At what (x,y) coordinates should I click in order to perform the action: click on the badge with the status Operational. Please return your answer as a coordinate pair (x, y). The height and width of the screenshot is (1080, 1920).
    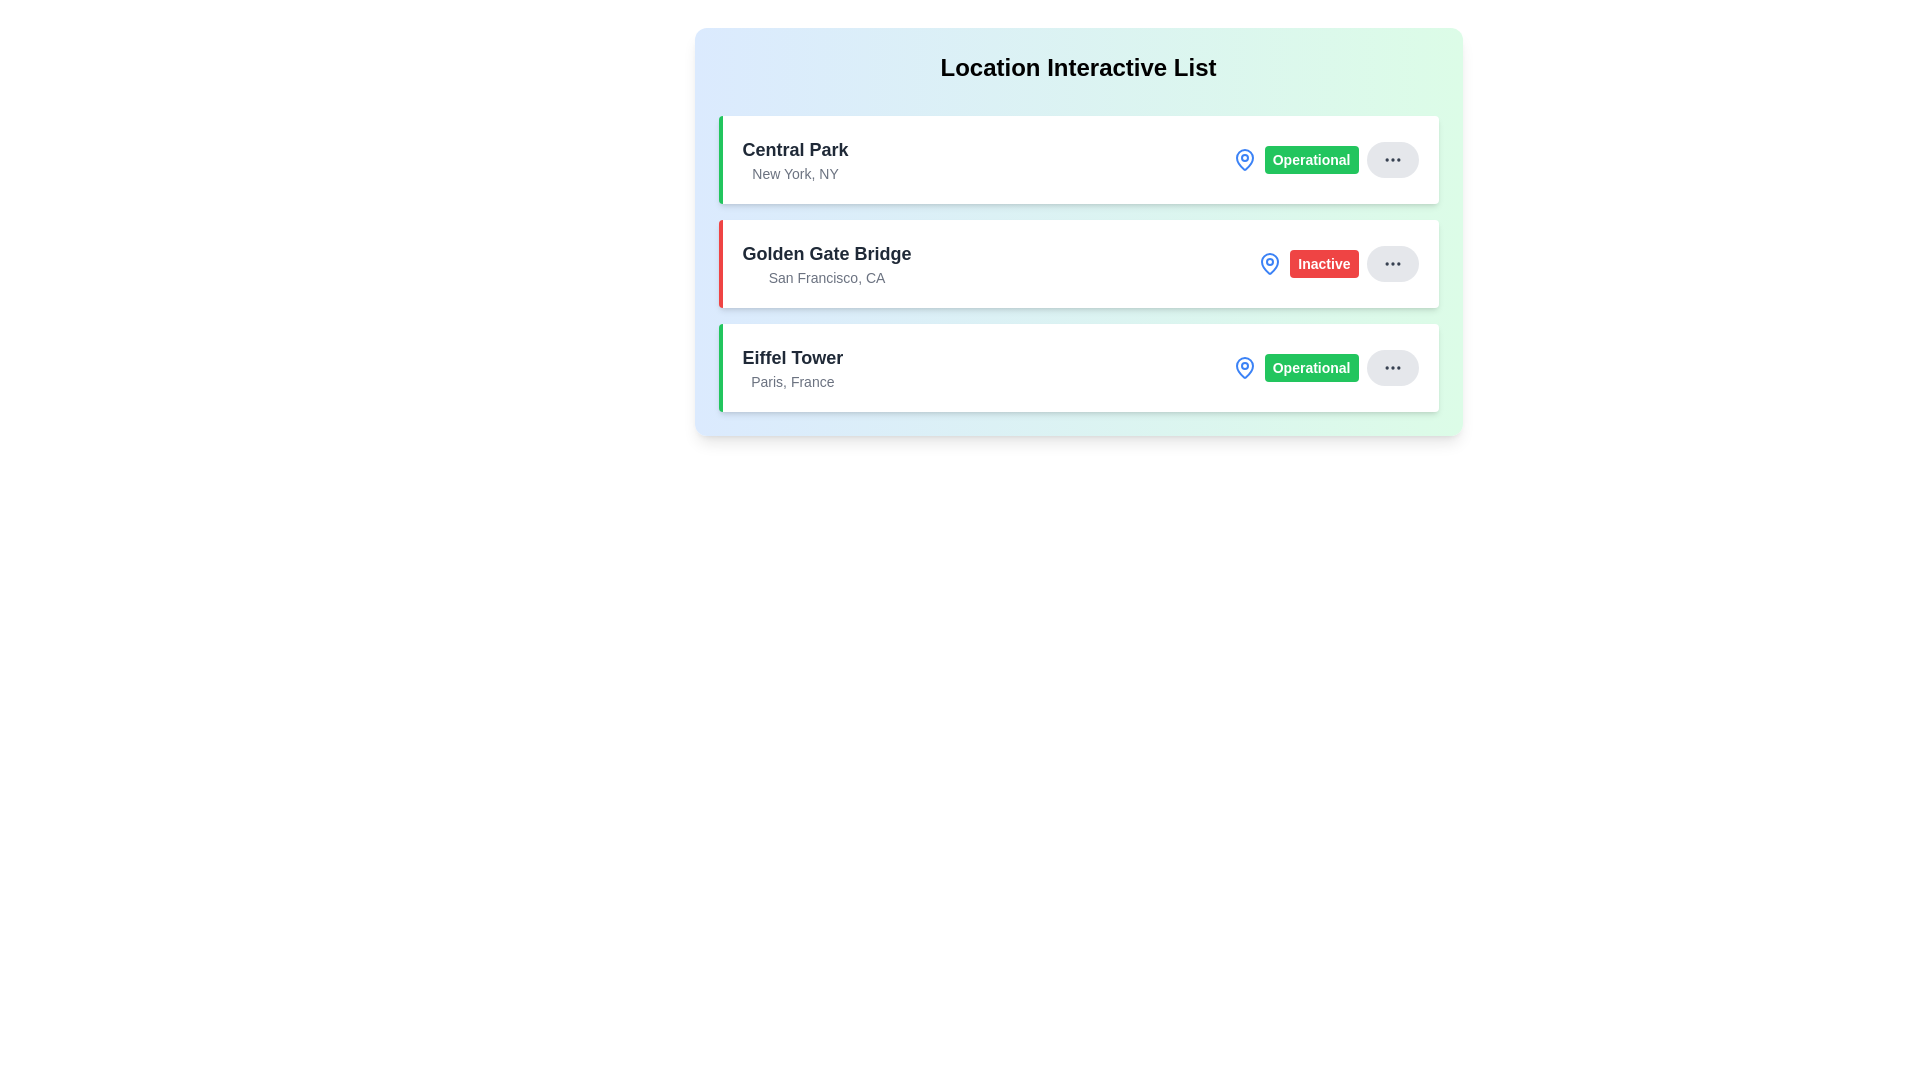
    Looking at the image, I should click on (1311, 158).